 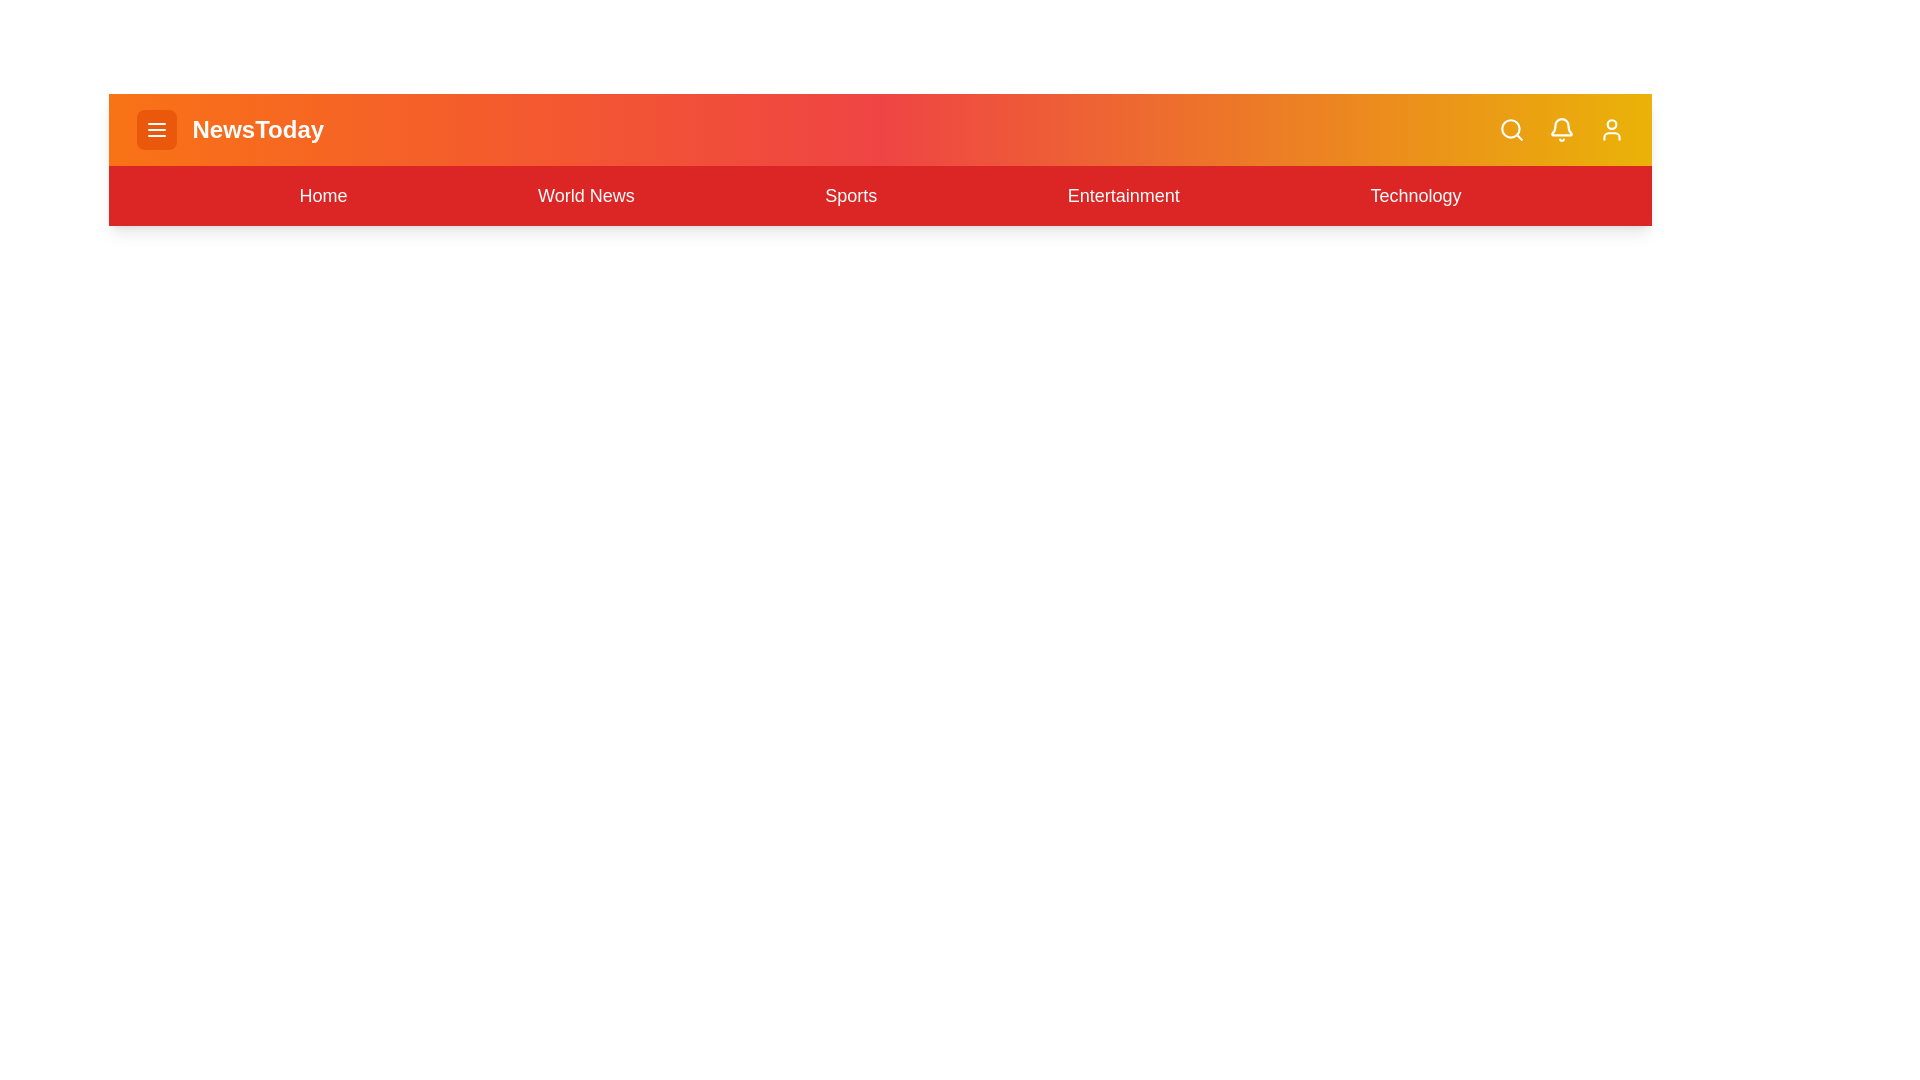 I want to click on the menu button to toggle the navigation menu, so click(x=155, y=130).